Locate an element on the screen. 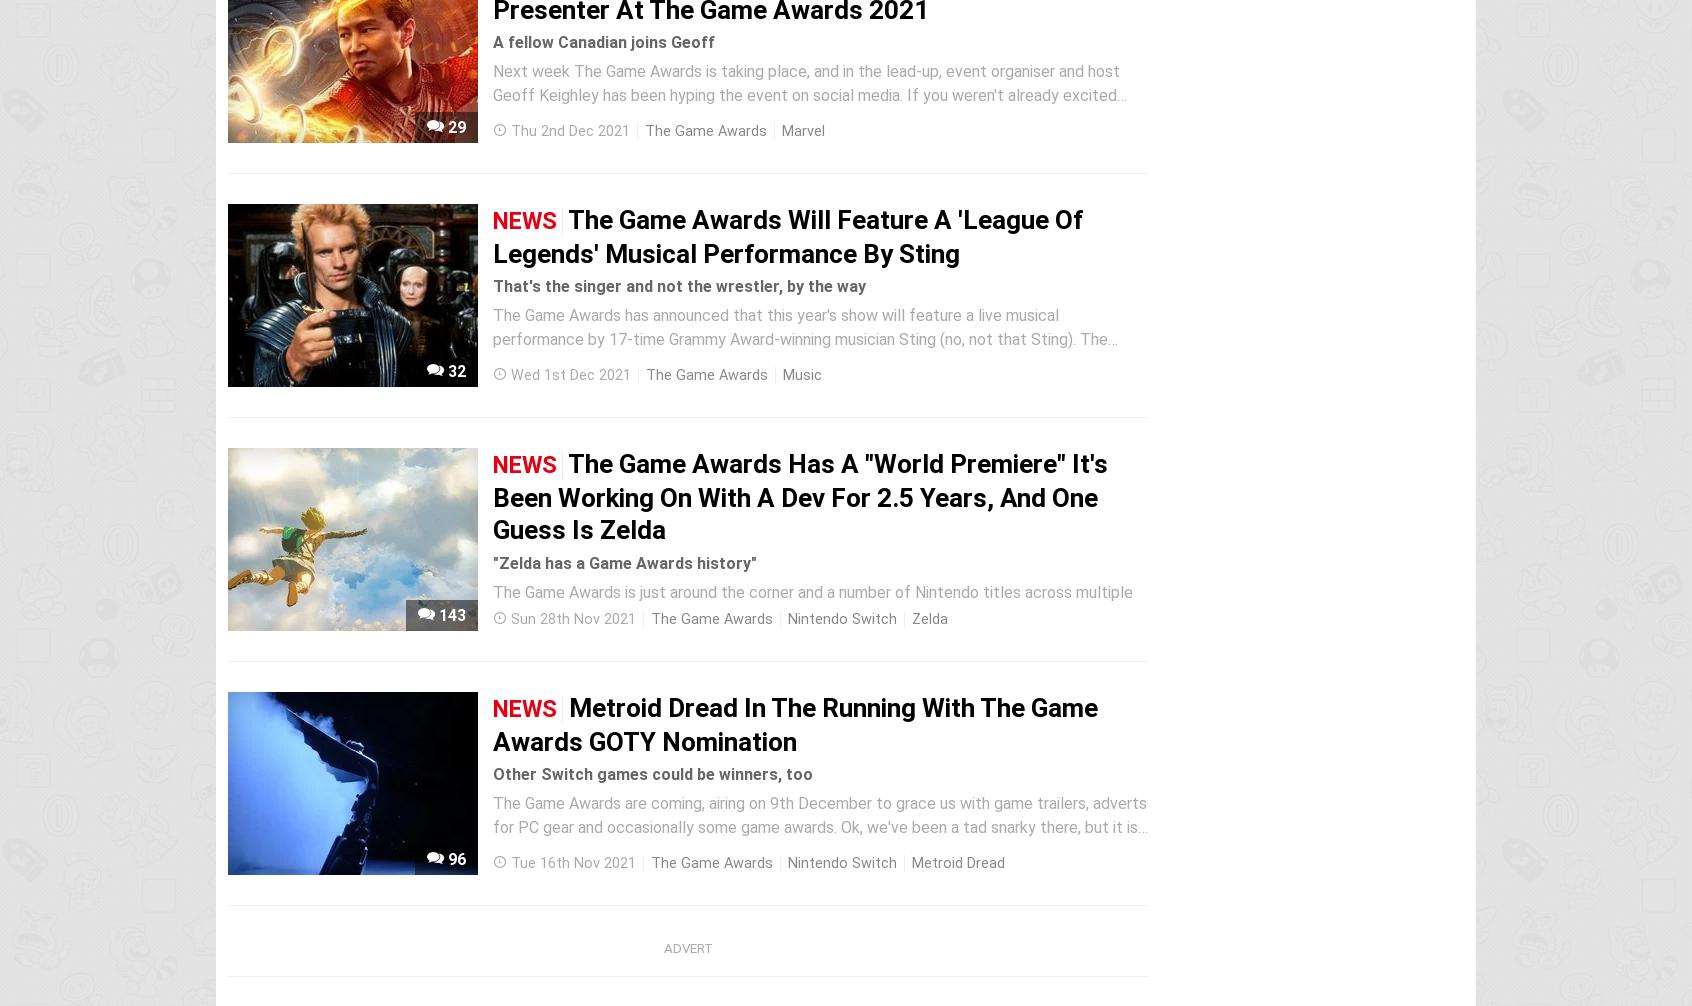 The width and height of the screenshot is (1692, 1006). 'Thu 2nd Dec 2021' is located at coordinates (569, 131).